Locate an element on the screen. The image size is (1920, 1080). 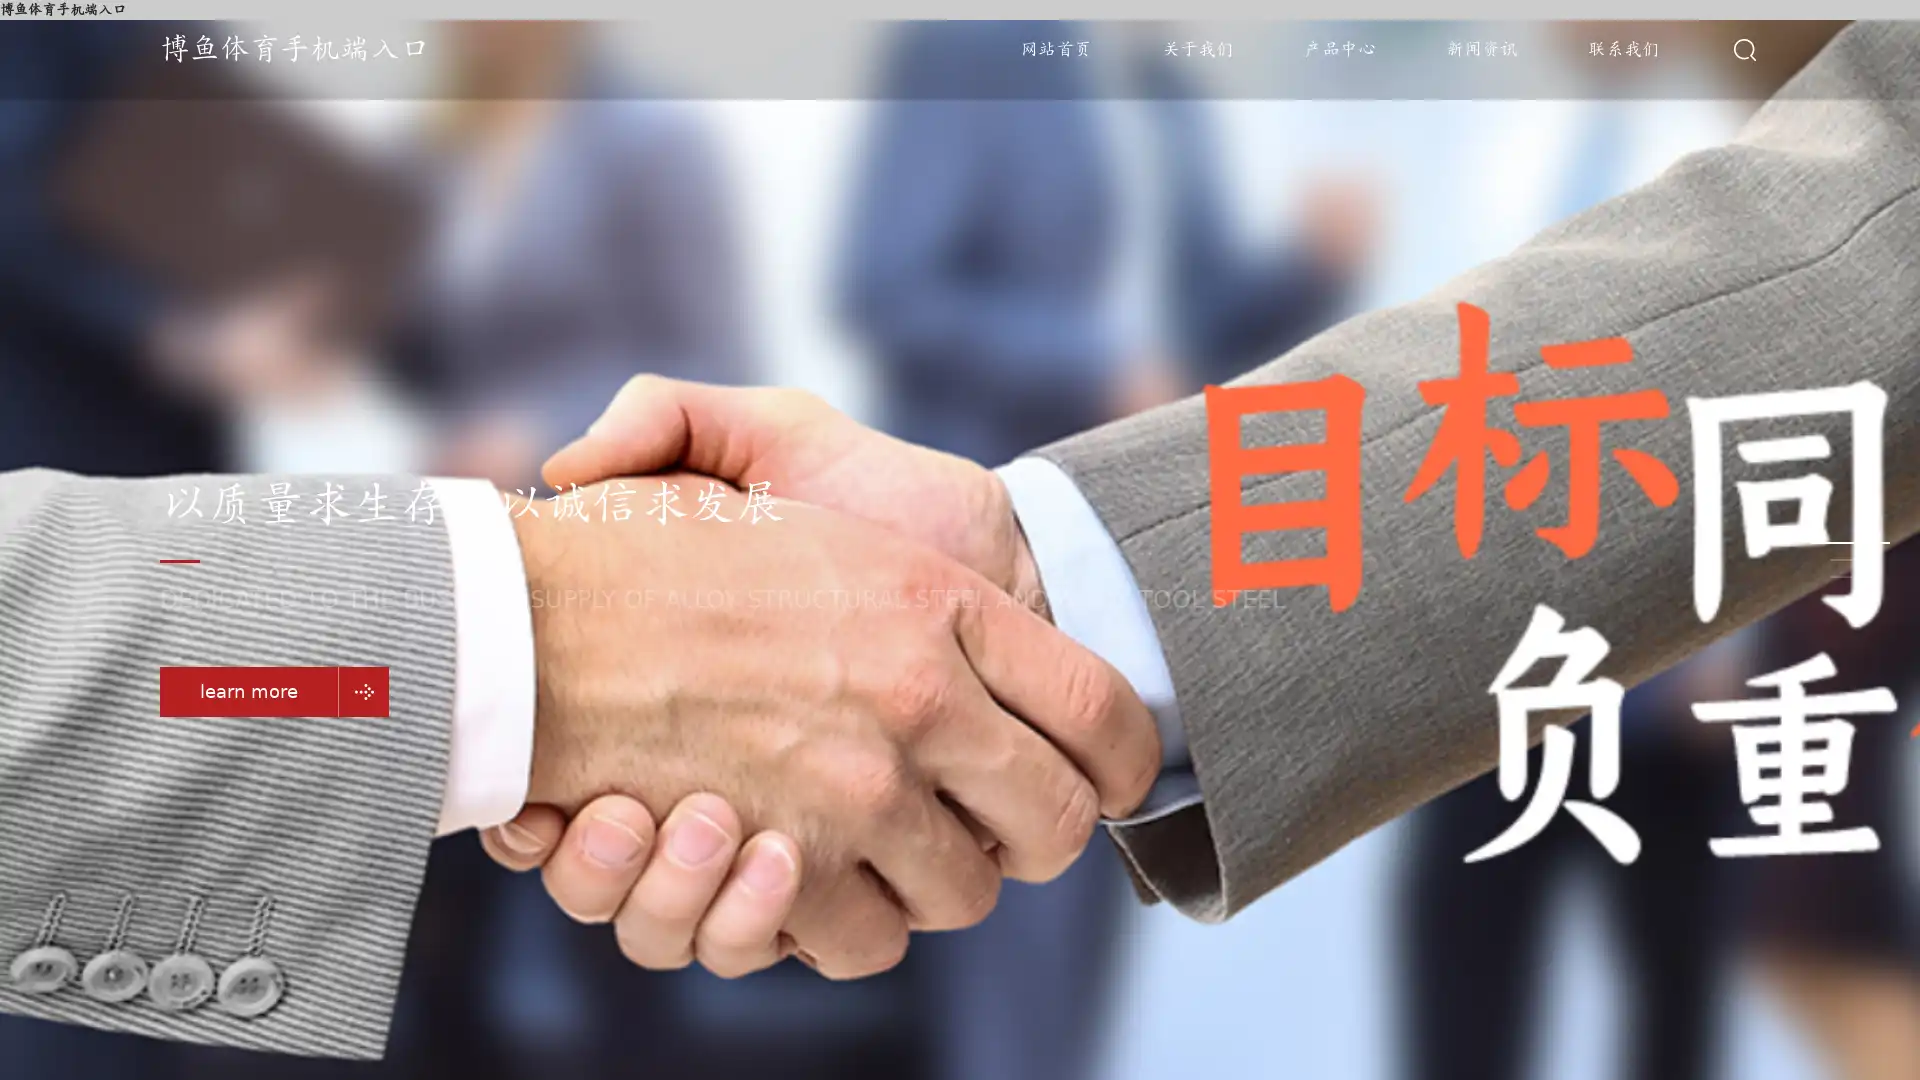
Go to slide 1 is located at coordinates (1848, 543).